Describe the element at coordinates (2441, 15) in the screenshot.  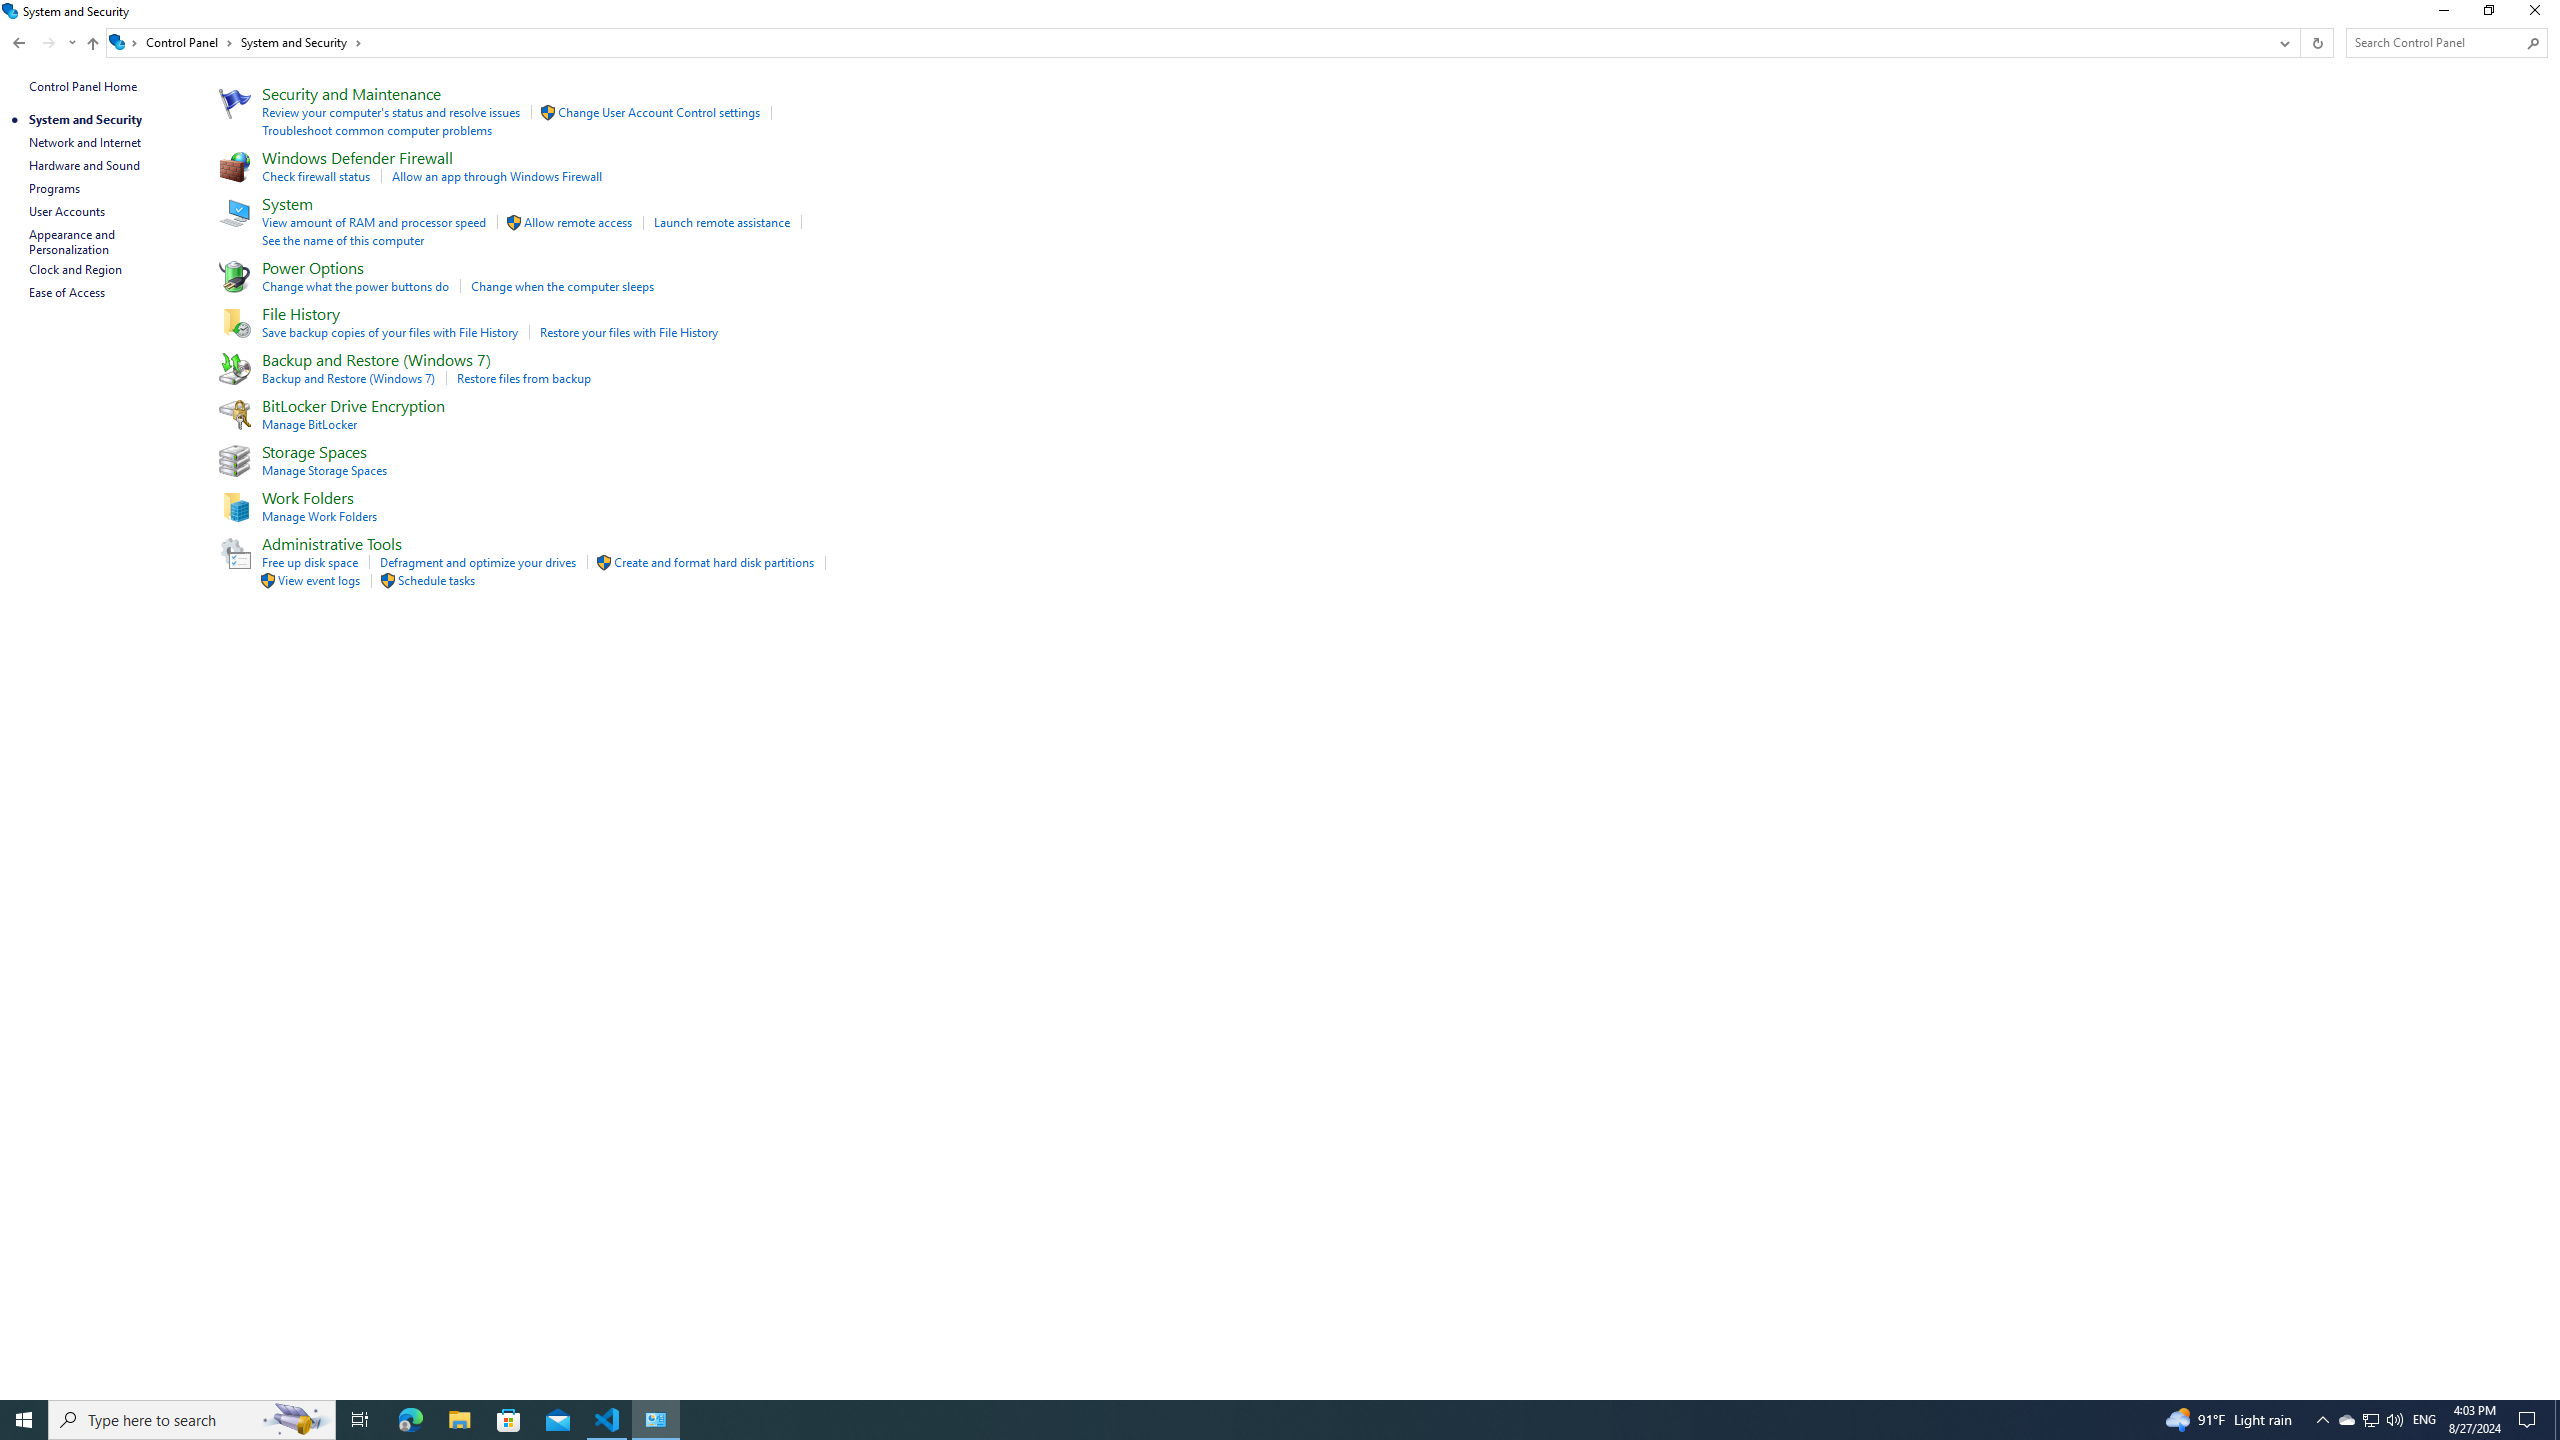
I see `'Minimize'` at that location.